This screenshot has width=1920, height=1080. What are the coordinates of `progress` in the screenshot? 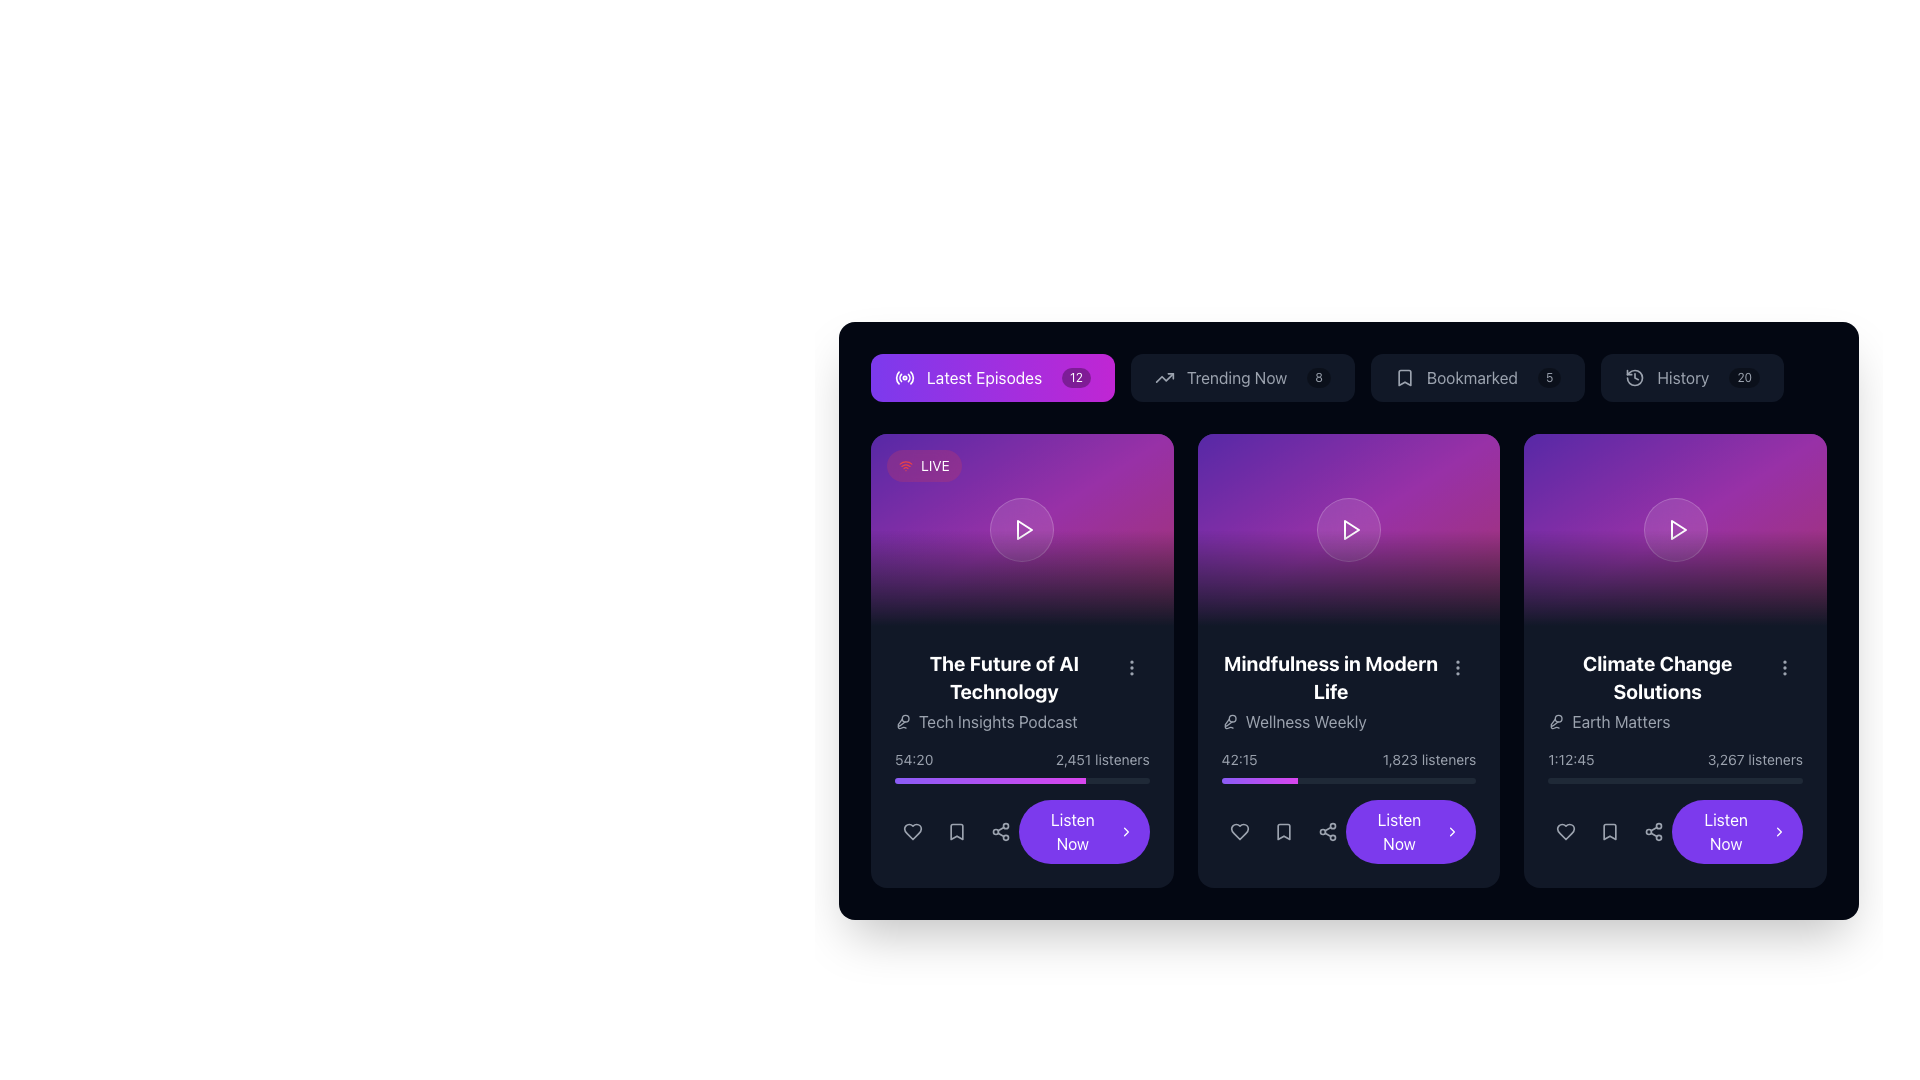 It's located at (1294, 779).